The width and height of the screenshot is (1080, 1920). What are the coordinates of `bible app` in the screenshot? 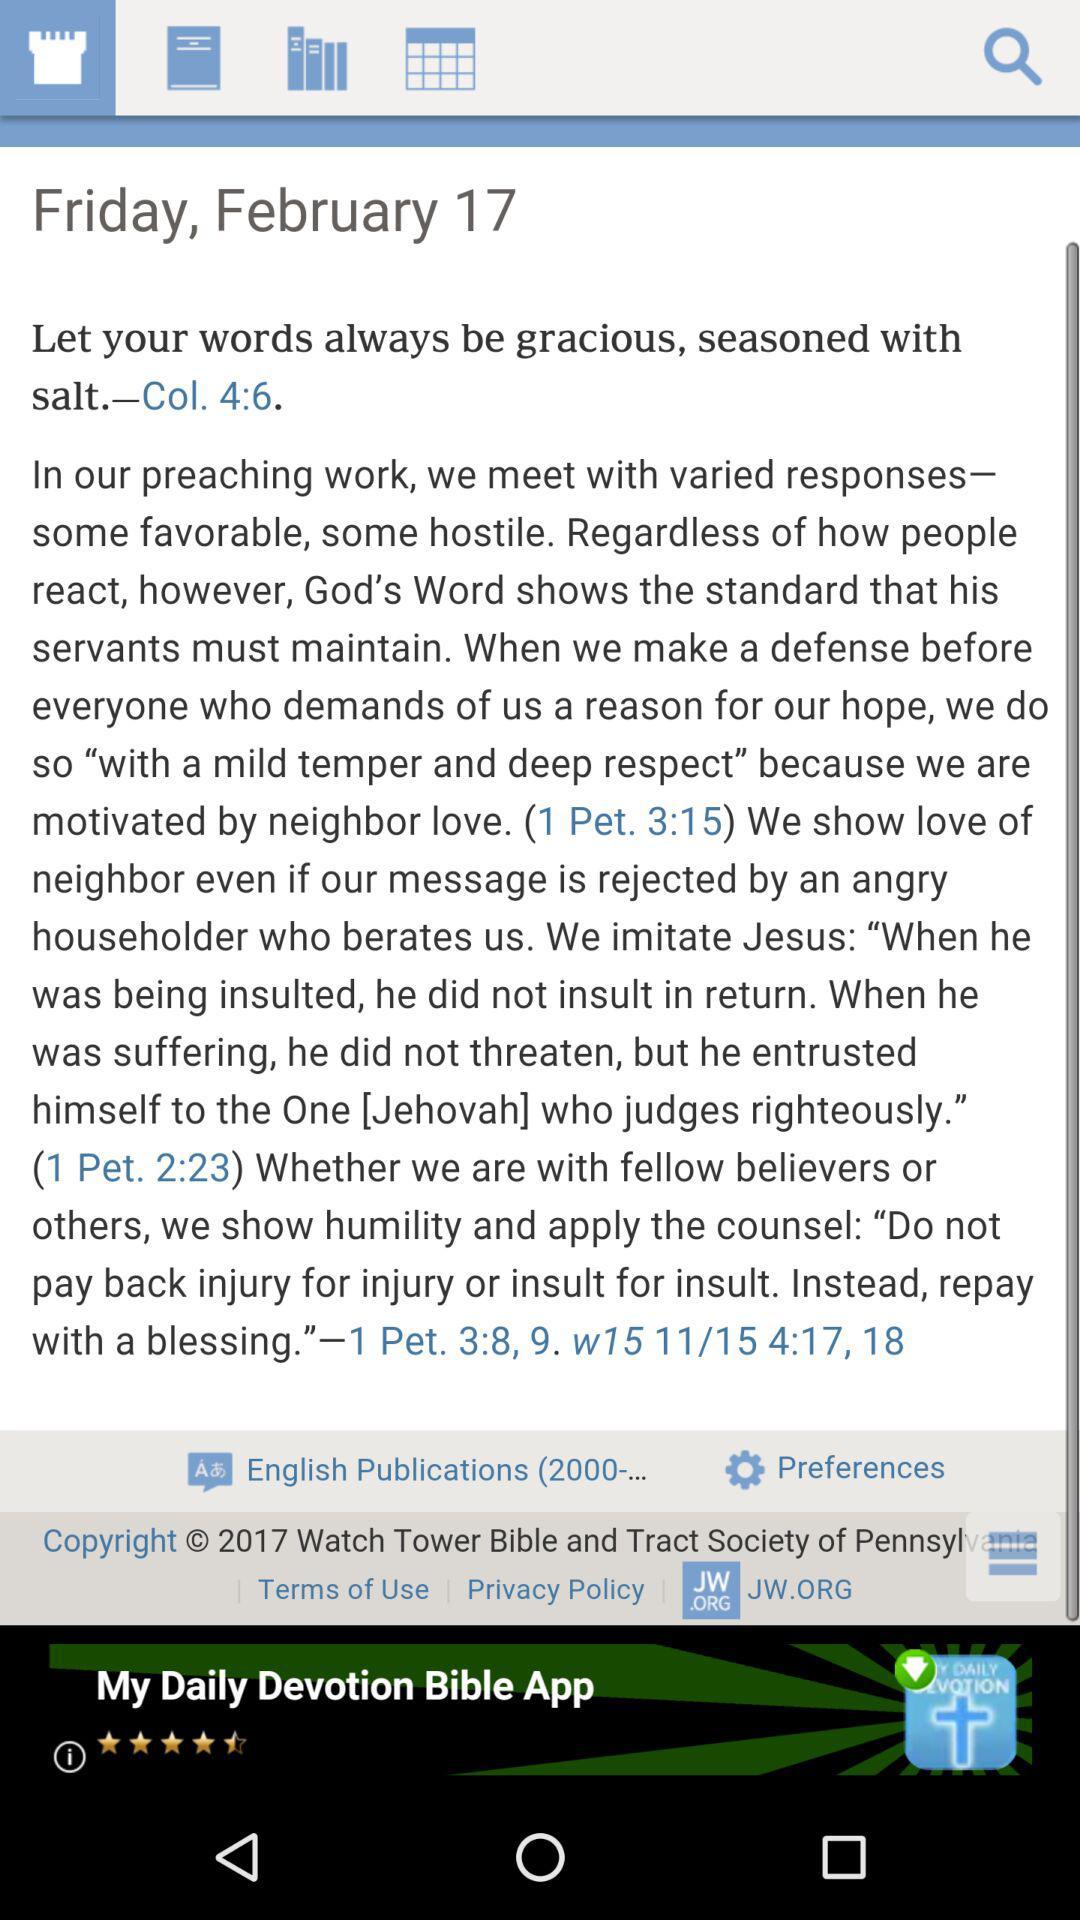 It's located at (538, 1708).